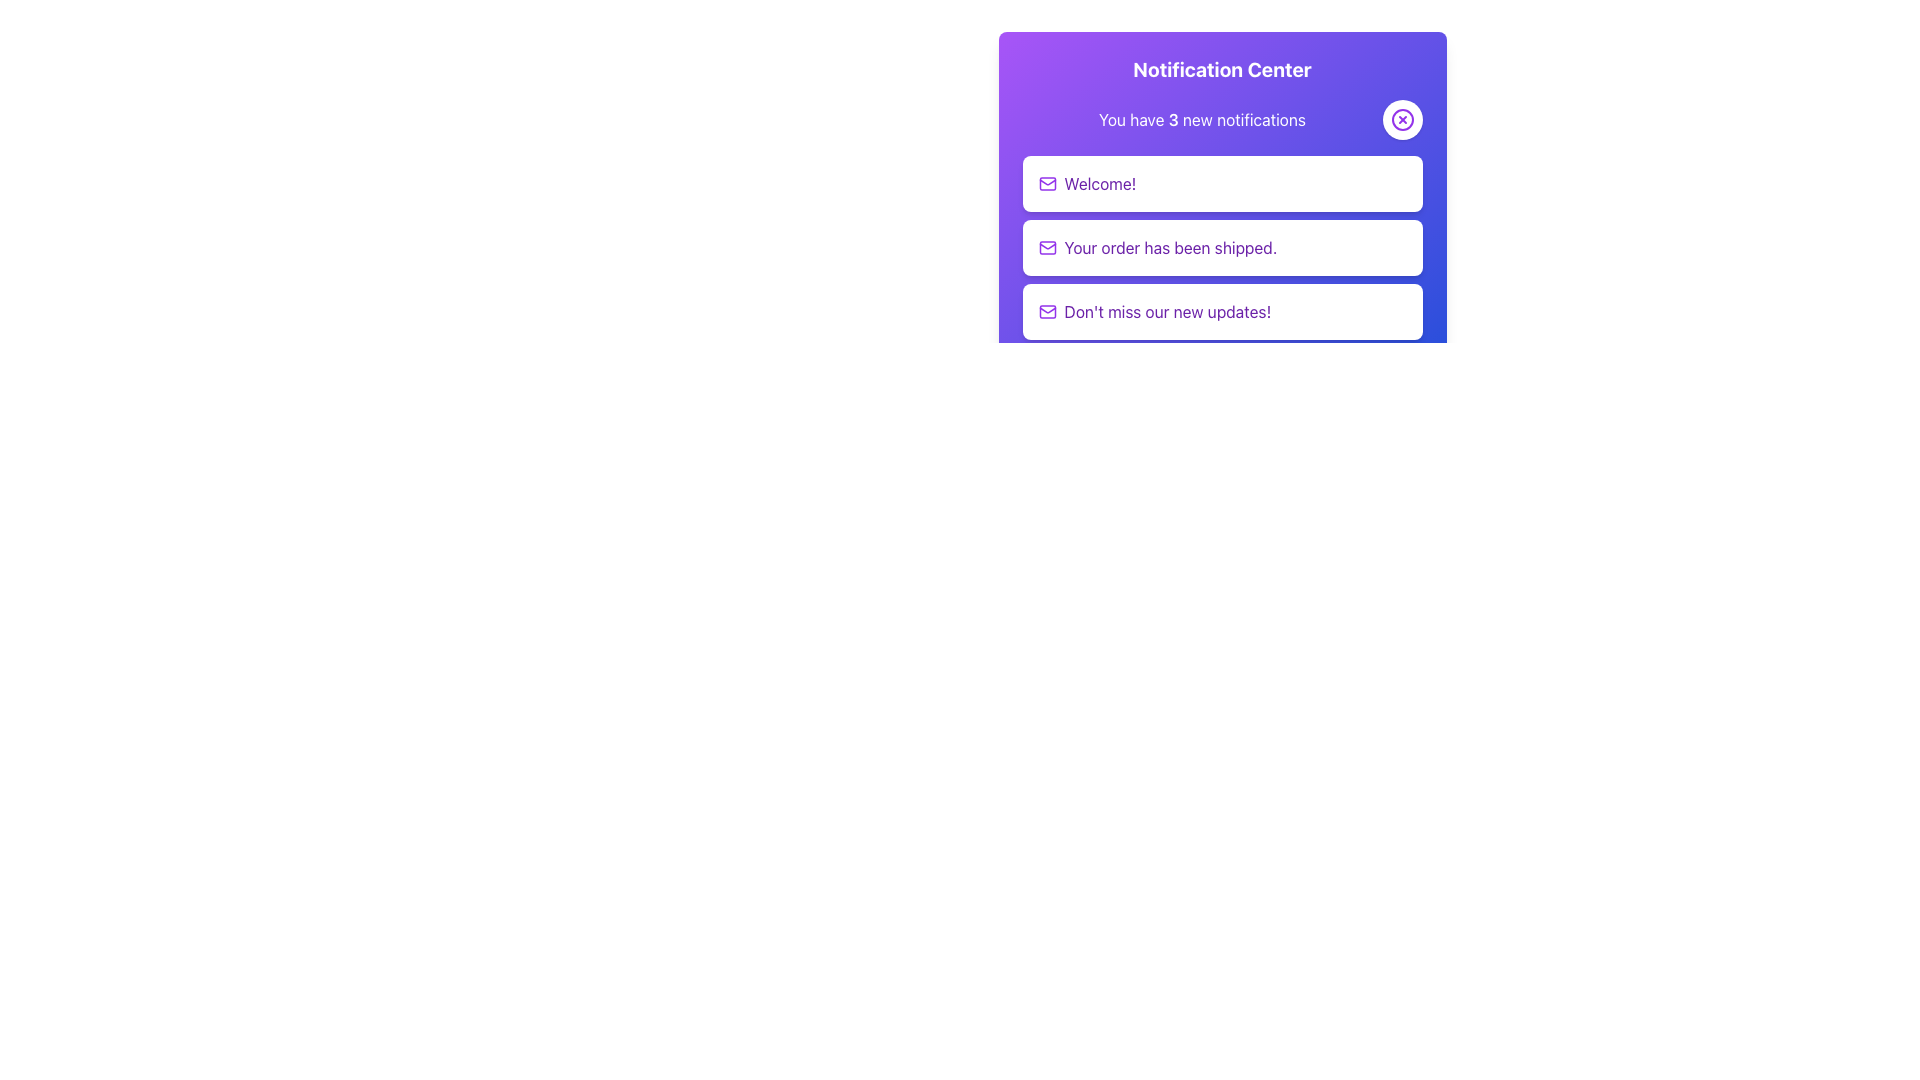 Image resolution: width=1920 pixels, height=1080 pixels. Describe the element at coordinates (1167, 312) in the screenshot. I see `the Text Label displaying the message "Don't miss our new updates!" which is part of a notification interface` at that location.